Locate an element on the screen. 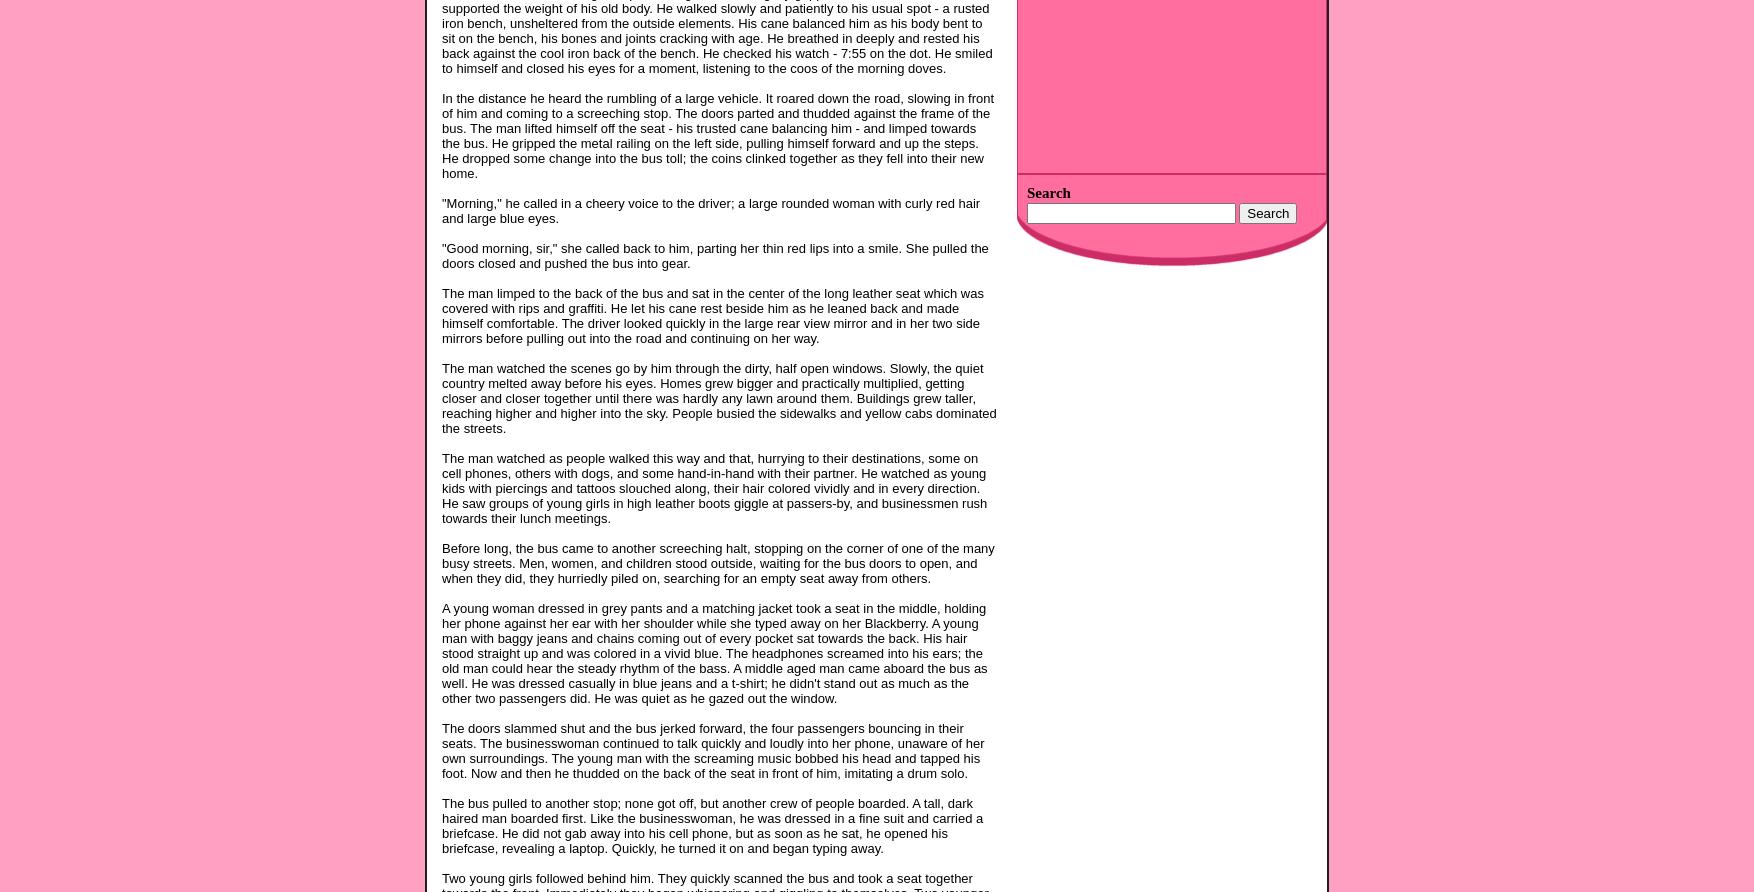 The height and width of the screenshot is (892, 1754). '- Inappropriate Facebook photos' is located at coordinates (1111, 56).